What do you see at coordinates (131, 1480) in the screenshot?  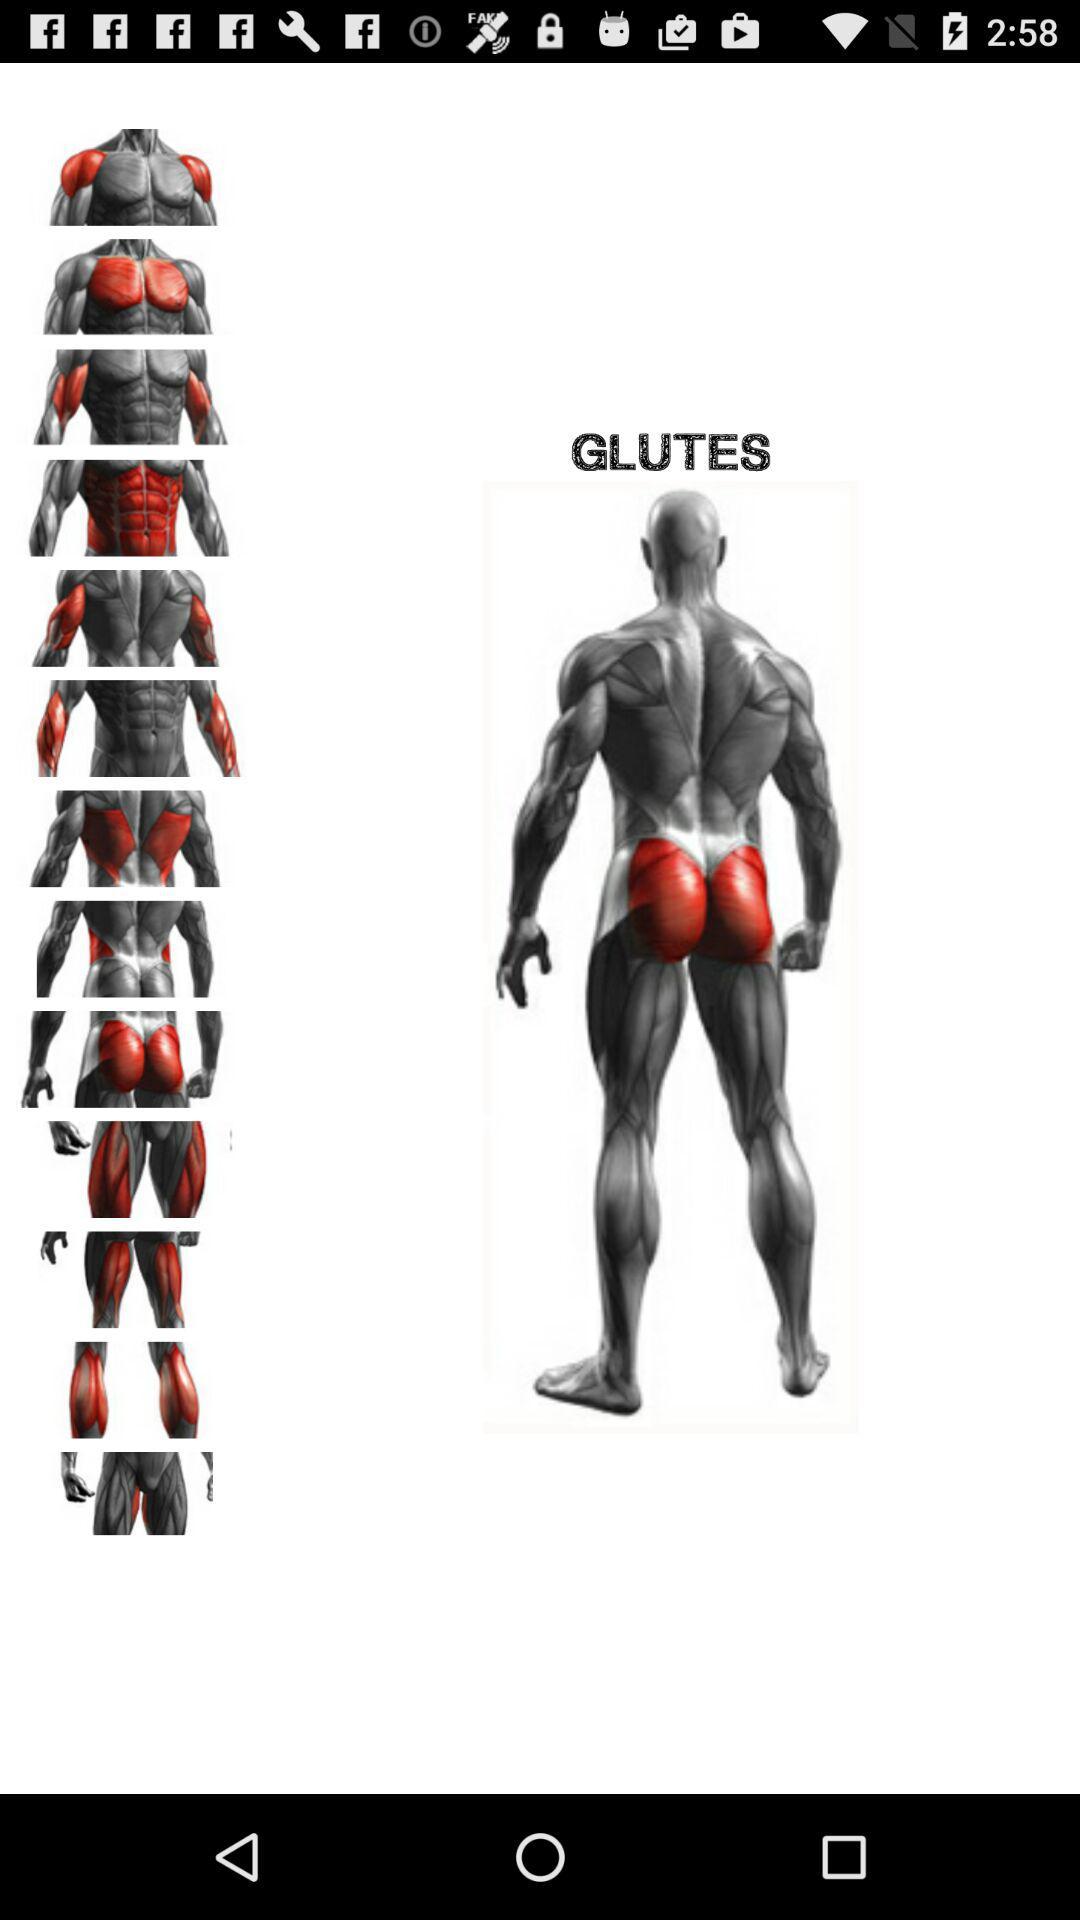 I see `the pause icon` at bounding box center [131, 1480].